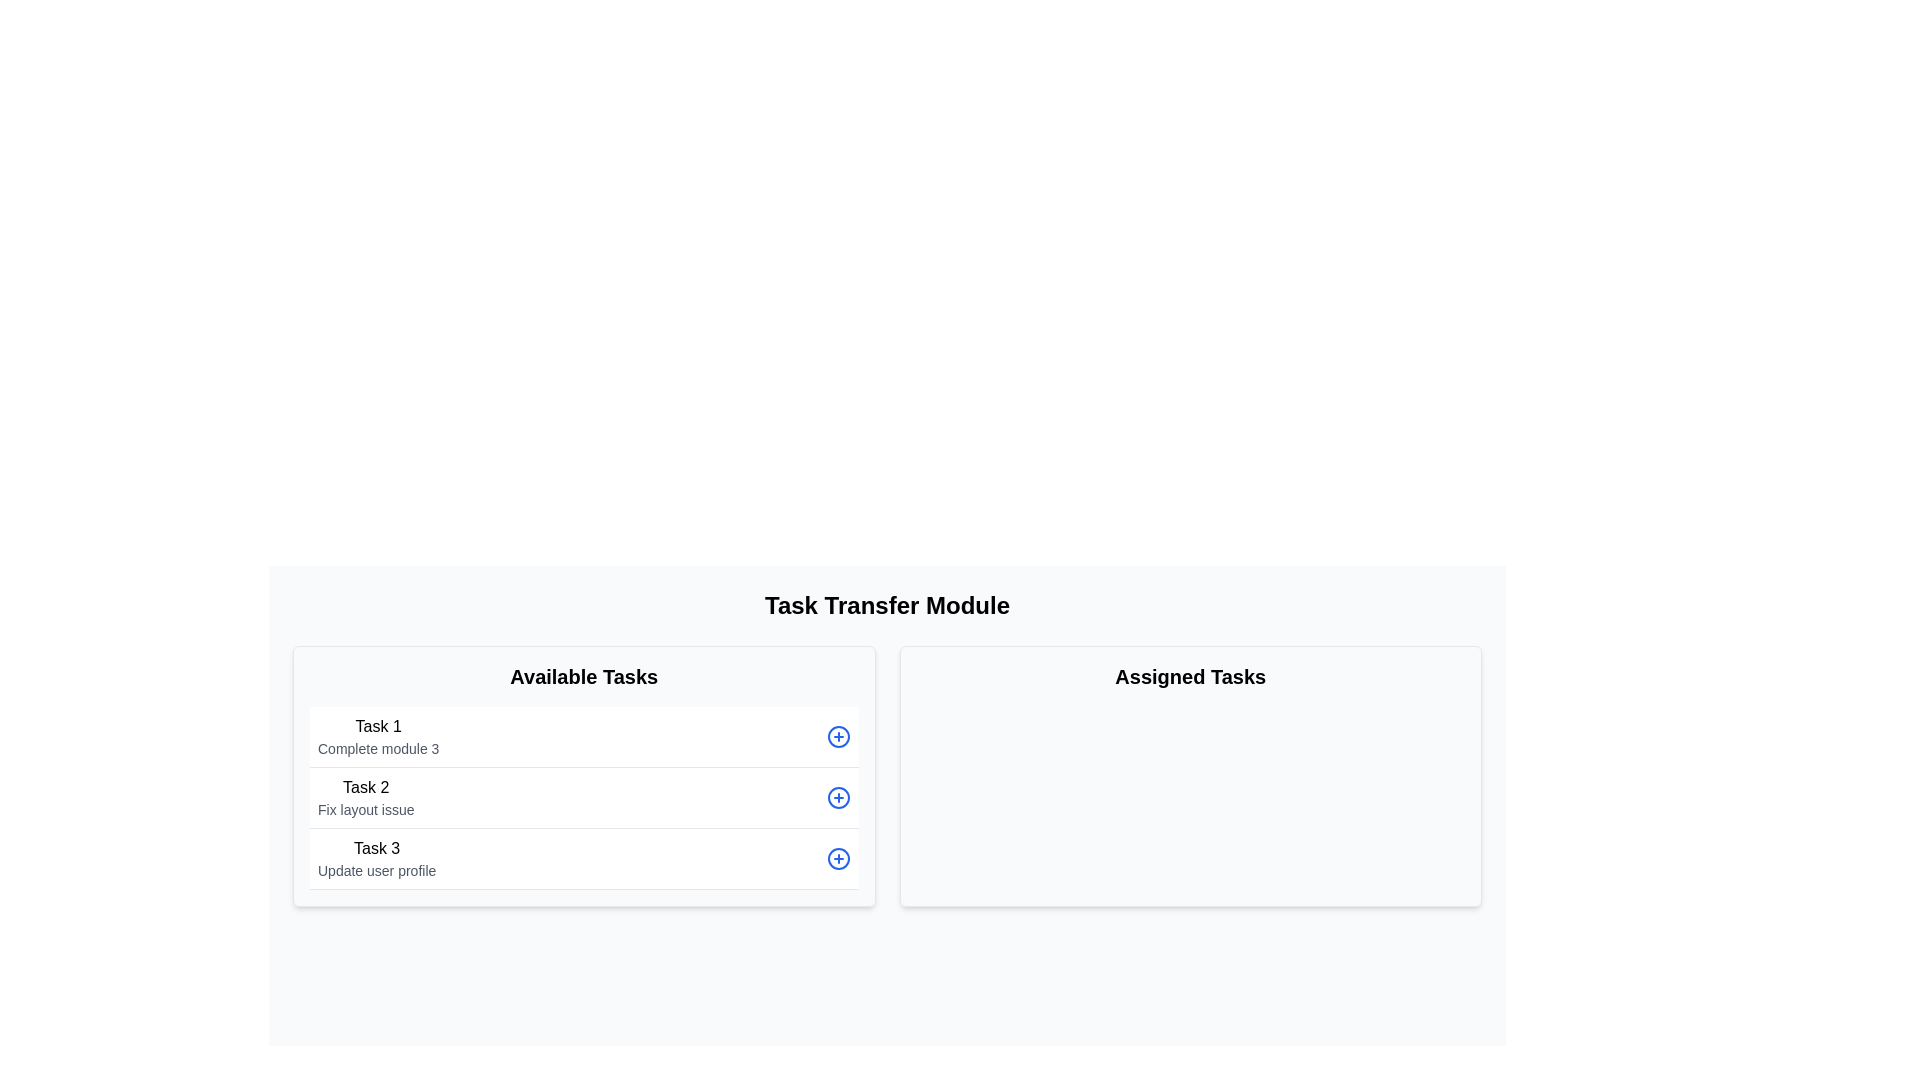  What do you see at coordinates (838, 858) in the screenshot?
I see `the button located to the far-right of the task 'Task 3'` at bounding box center [838, 858].